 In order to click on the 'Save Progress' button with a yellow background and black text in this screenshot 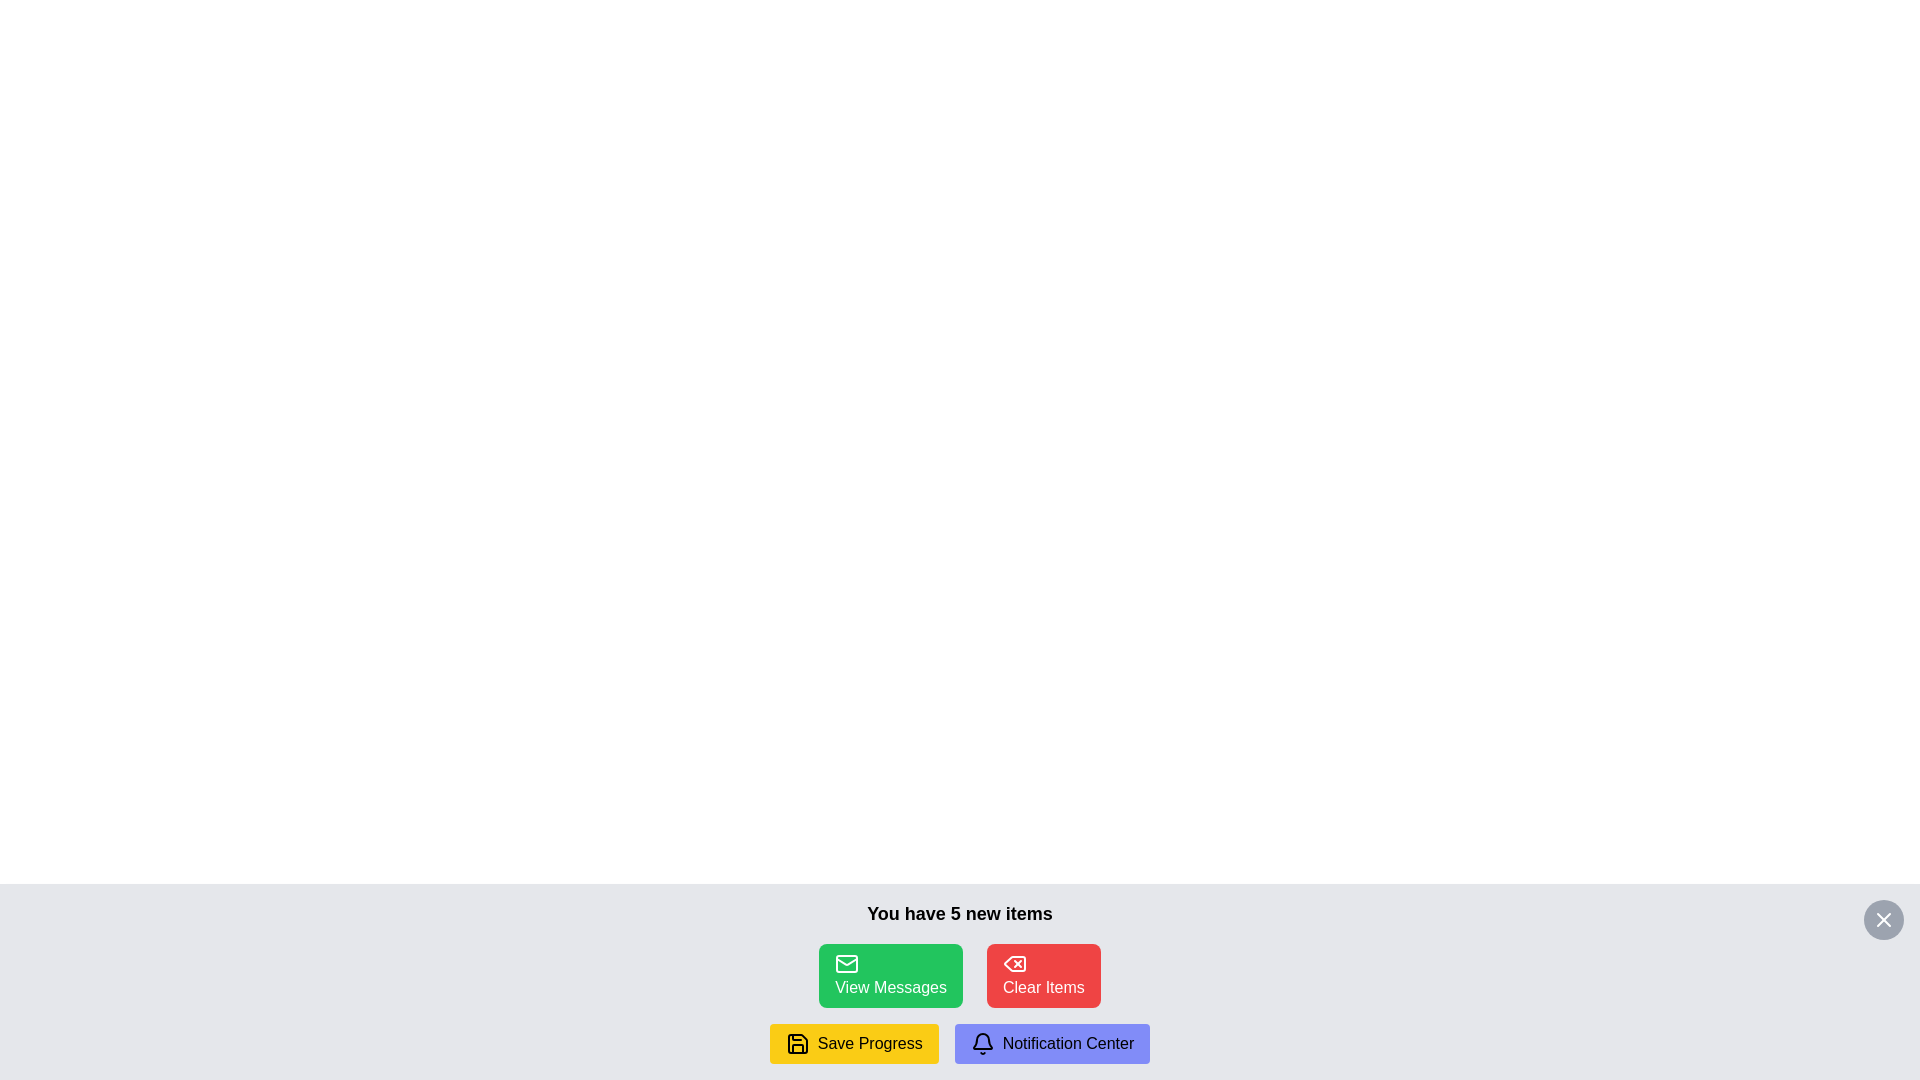, I will do `click(854, 1043)`.